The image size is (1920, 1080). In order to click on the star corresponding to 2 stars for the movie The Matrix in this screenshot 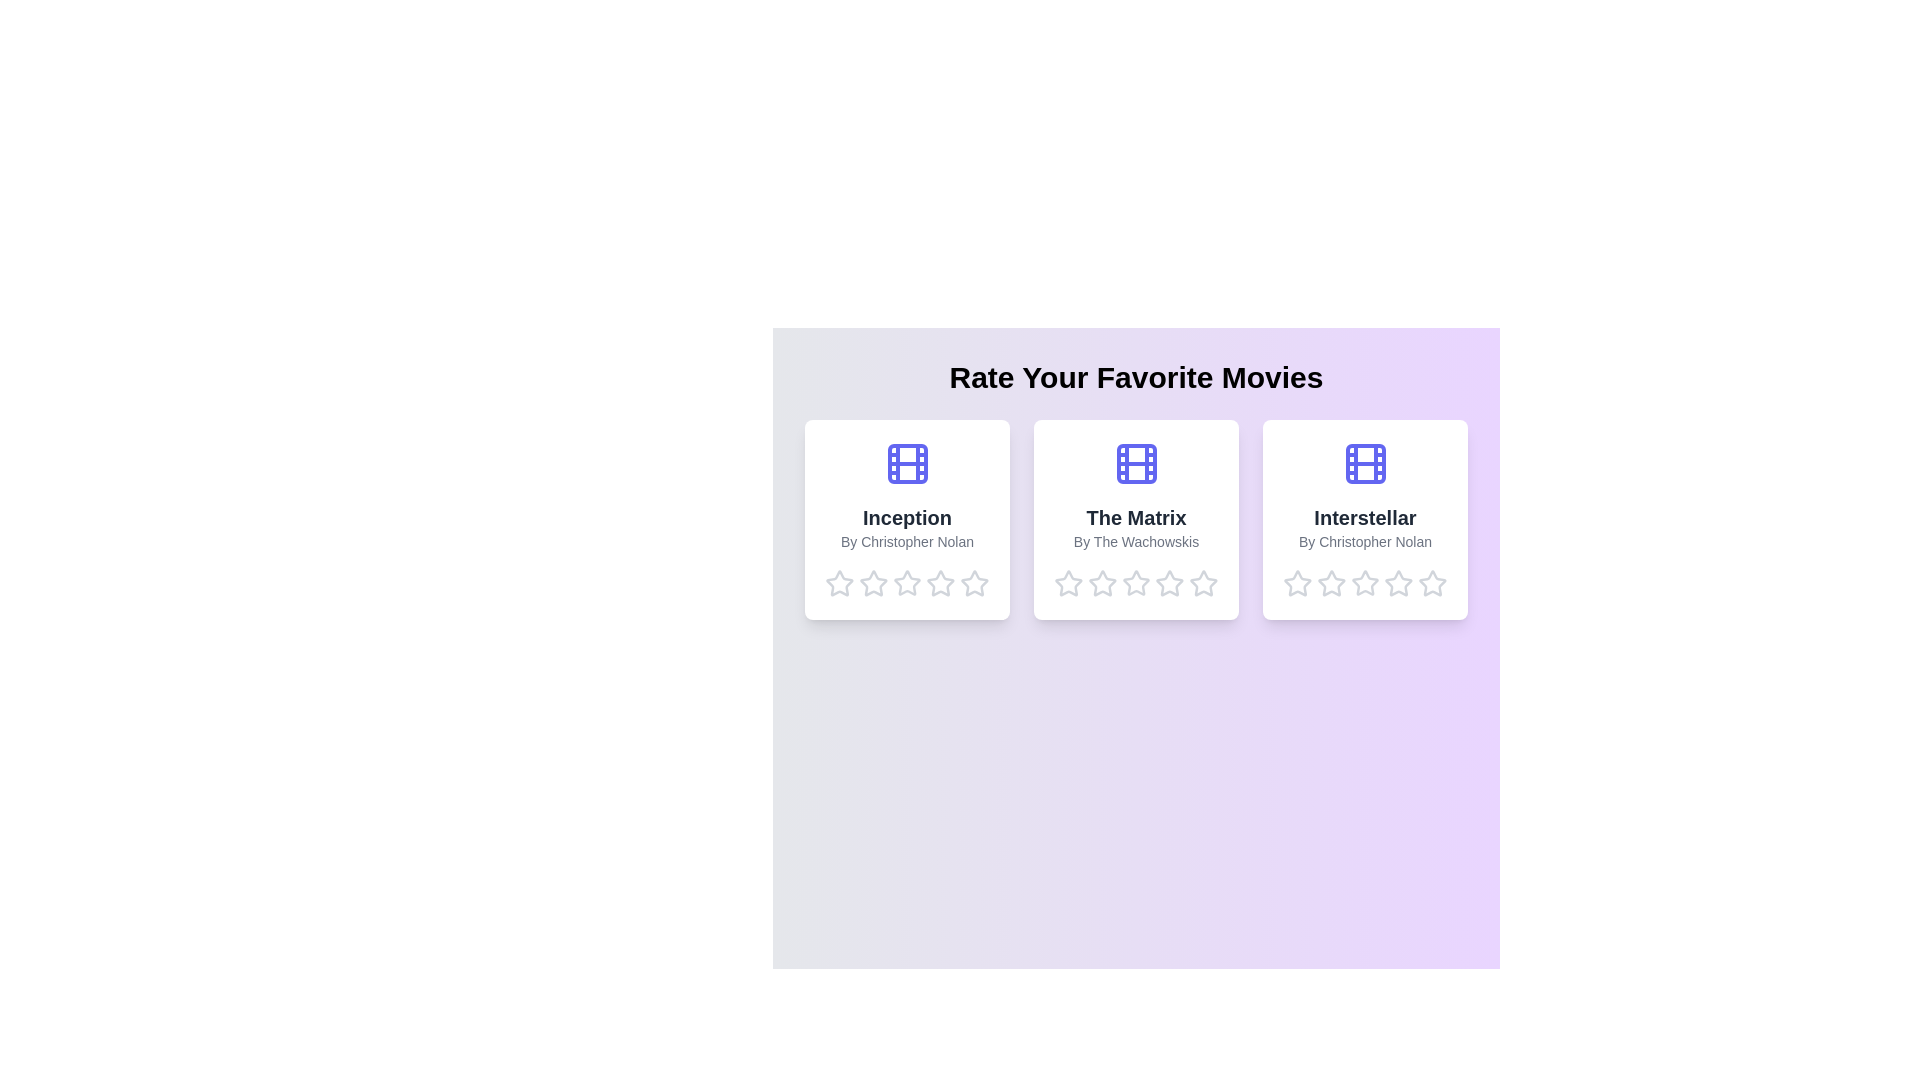, I will do `click(1101, 583)`.